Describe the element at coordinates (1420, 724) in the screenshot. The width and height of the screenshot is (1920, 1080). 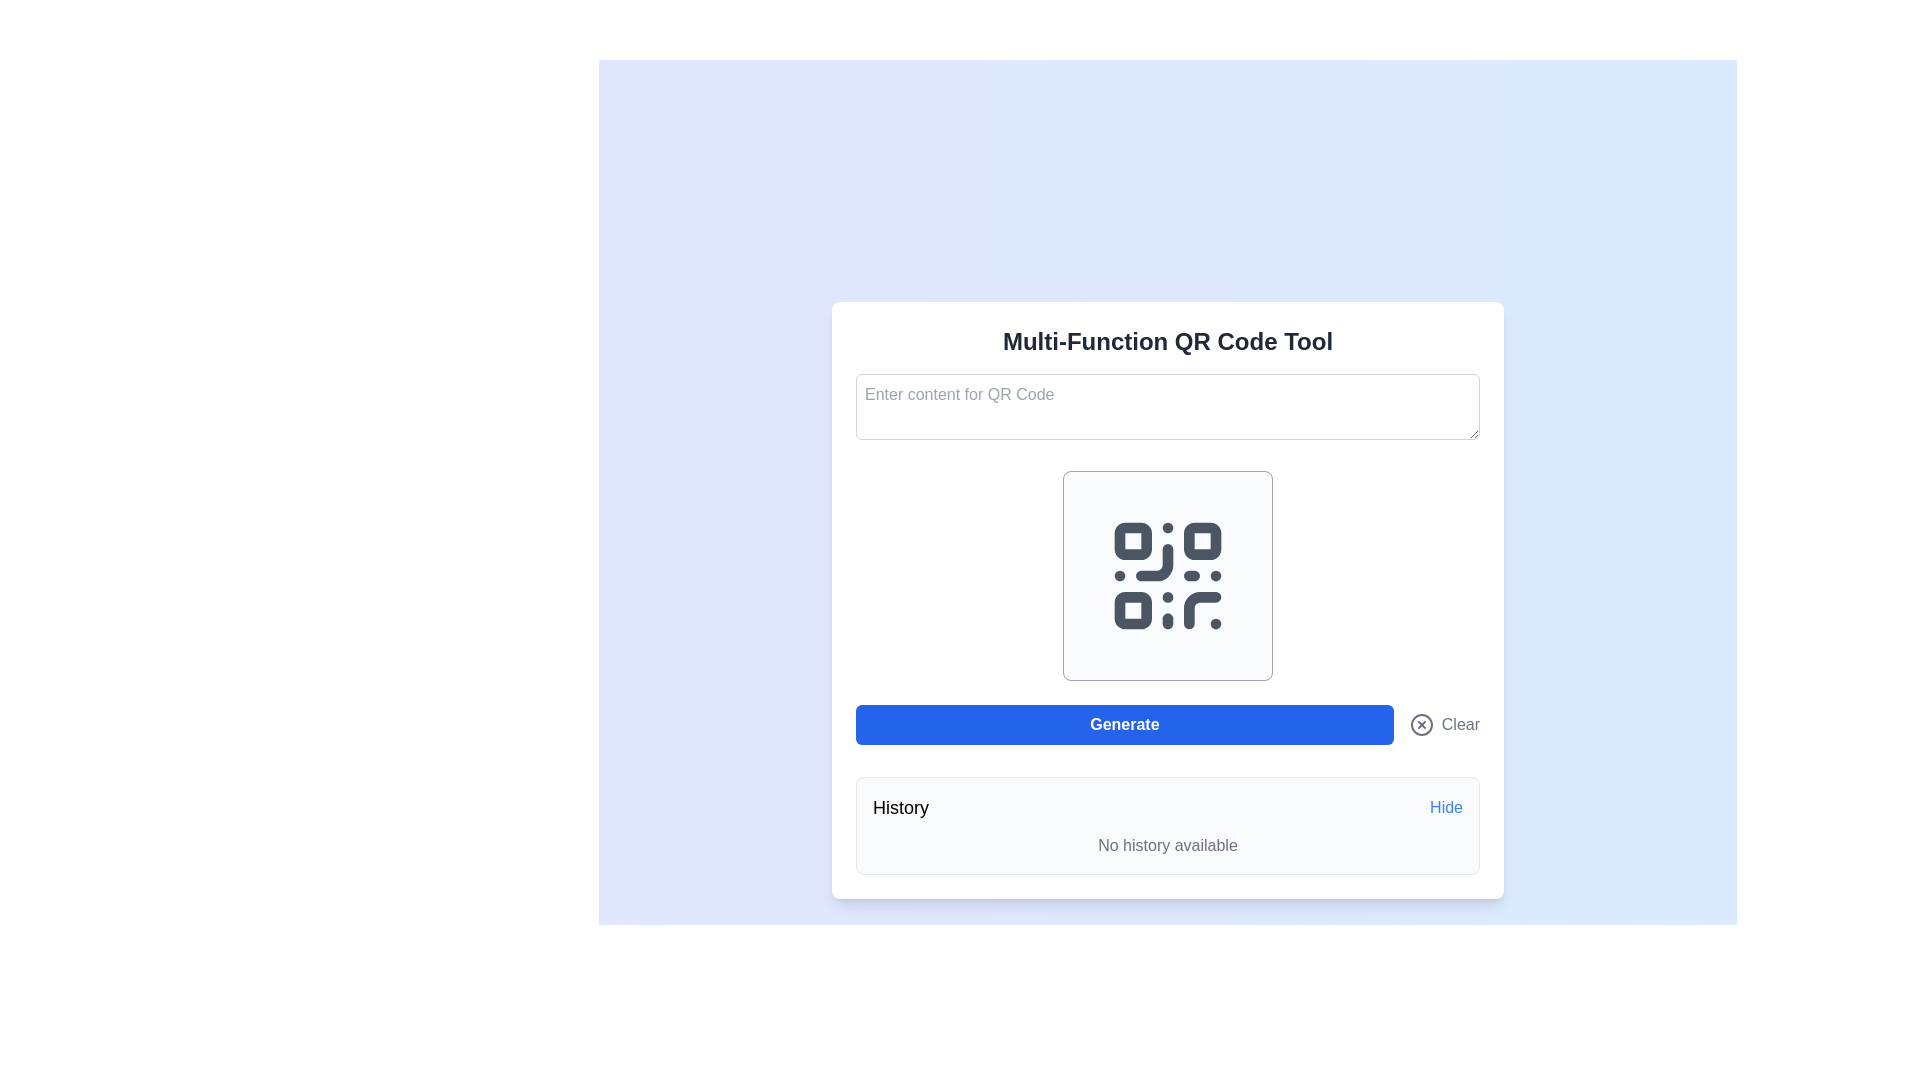
I see `the circular SVG graphic element located in the top right corner of the interface, which is part of a Close or Clear button` at that location.